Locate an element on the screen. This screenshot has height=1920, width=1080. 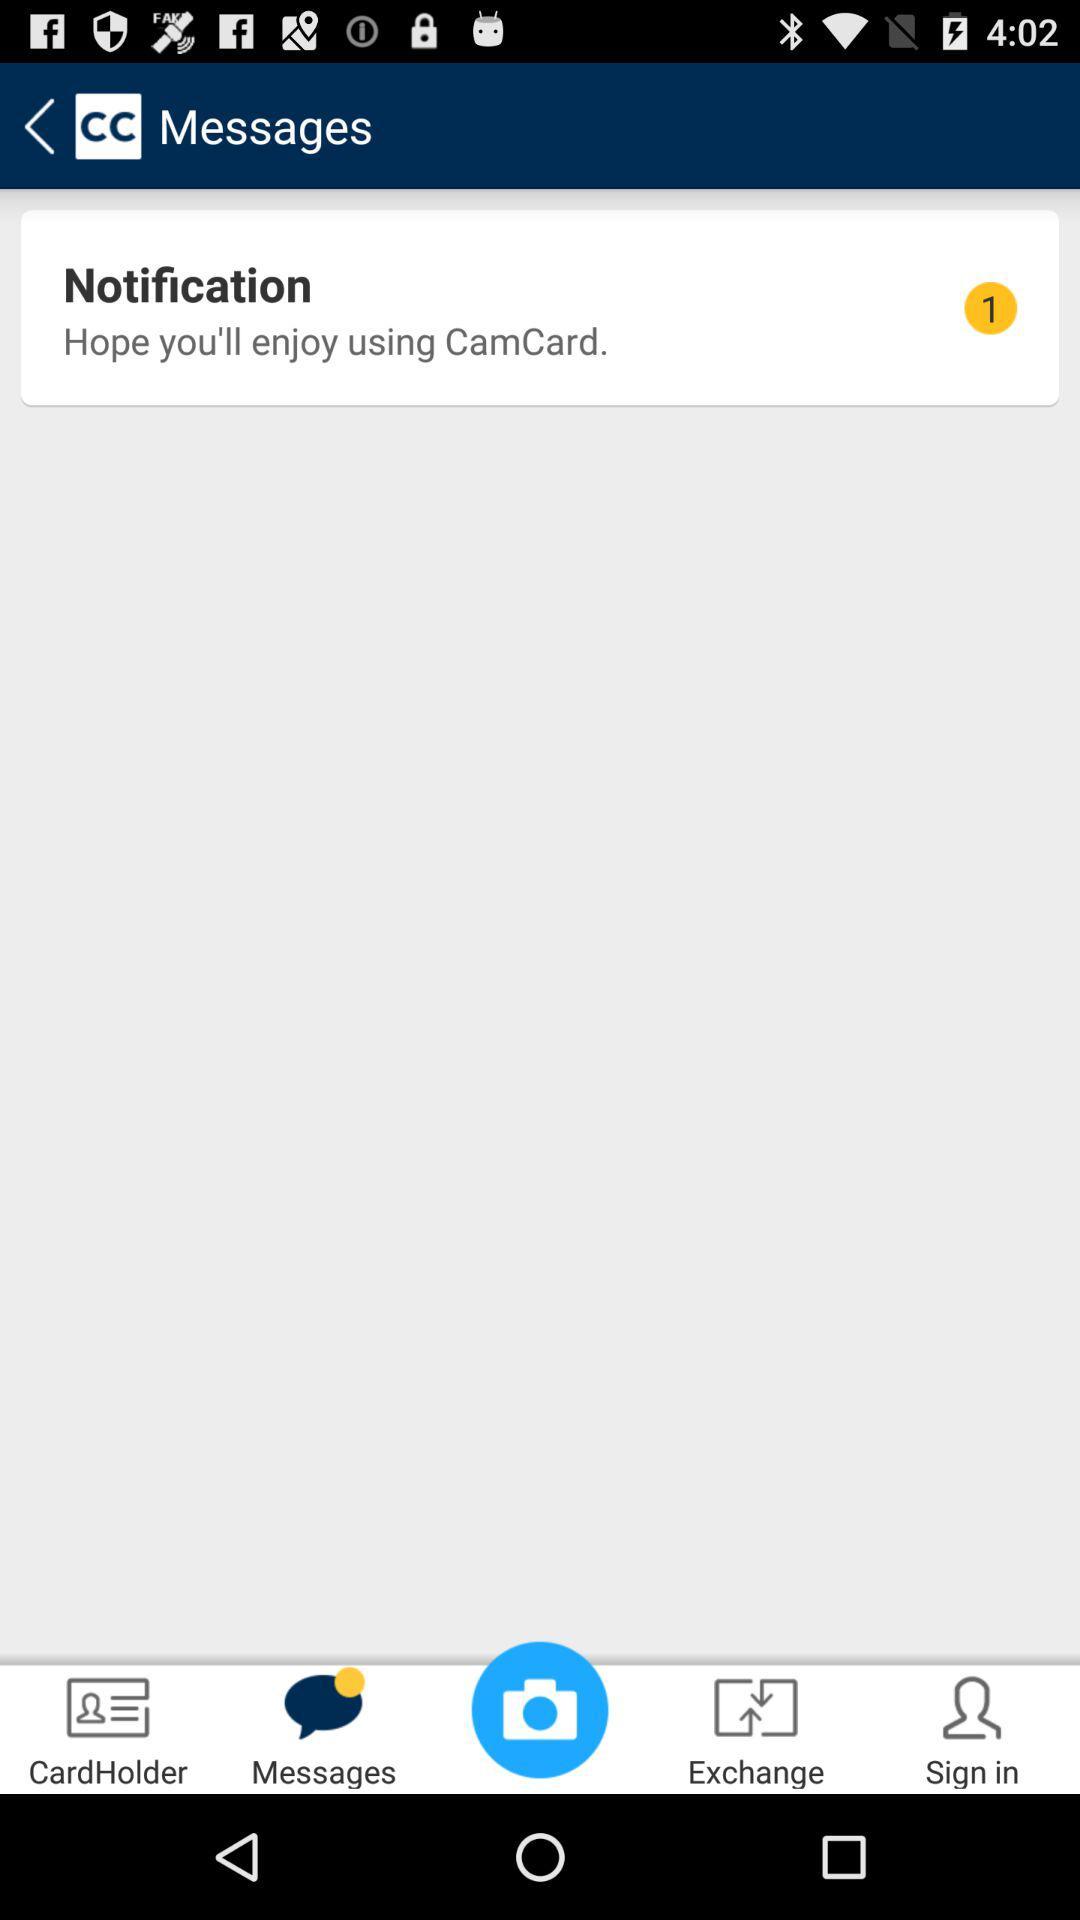
the item next to exchange app is located at coordinates (971, 1726).